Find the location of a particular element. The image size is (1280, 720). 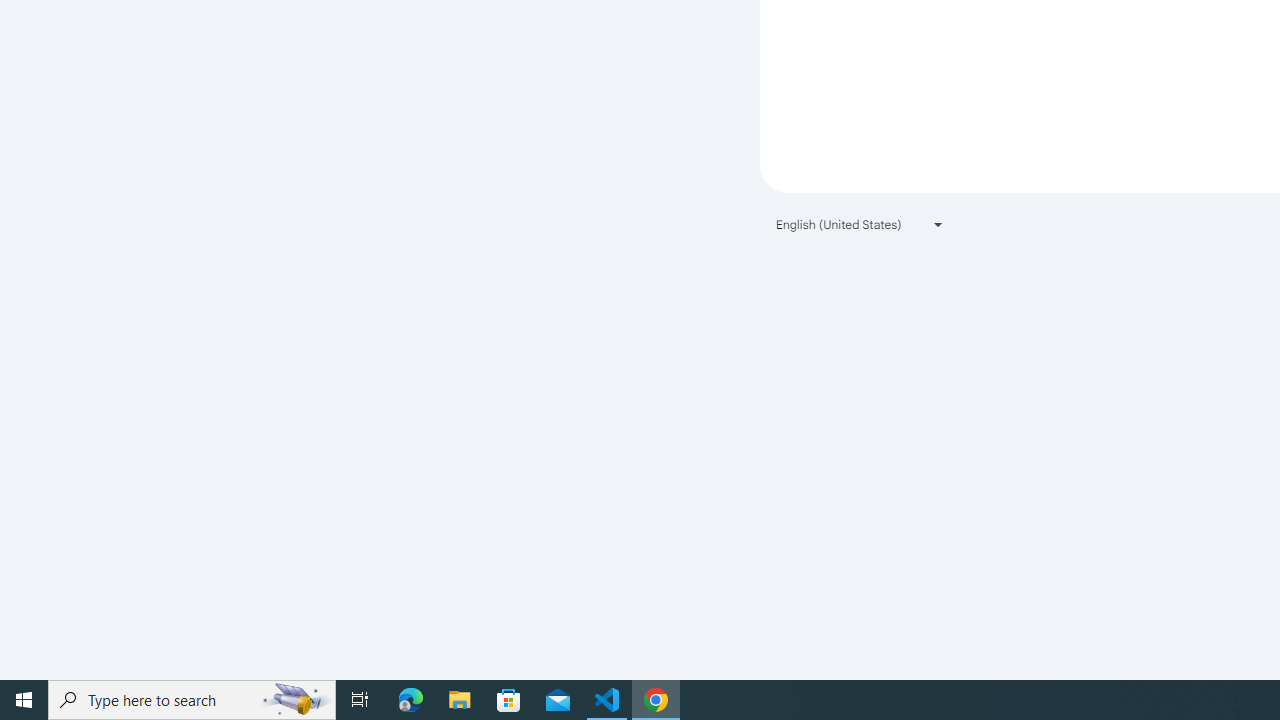

'English (United States)' is located at coordinates (860, 224).